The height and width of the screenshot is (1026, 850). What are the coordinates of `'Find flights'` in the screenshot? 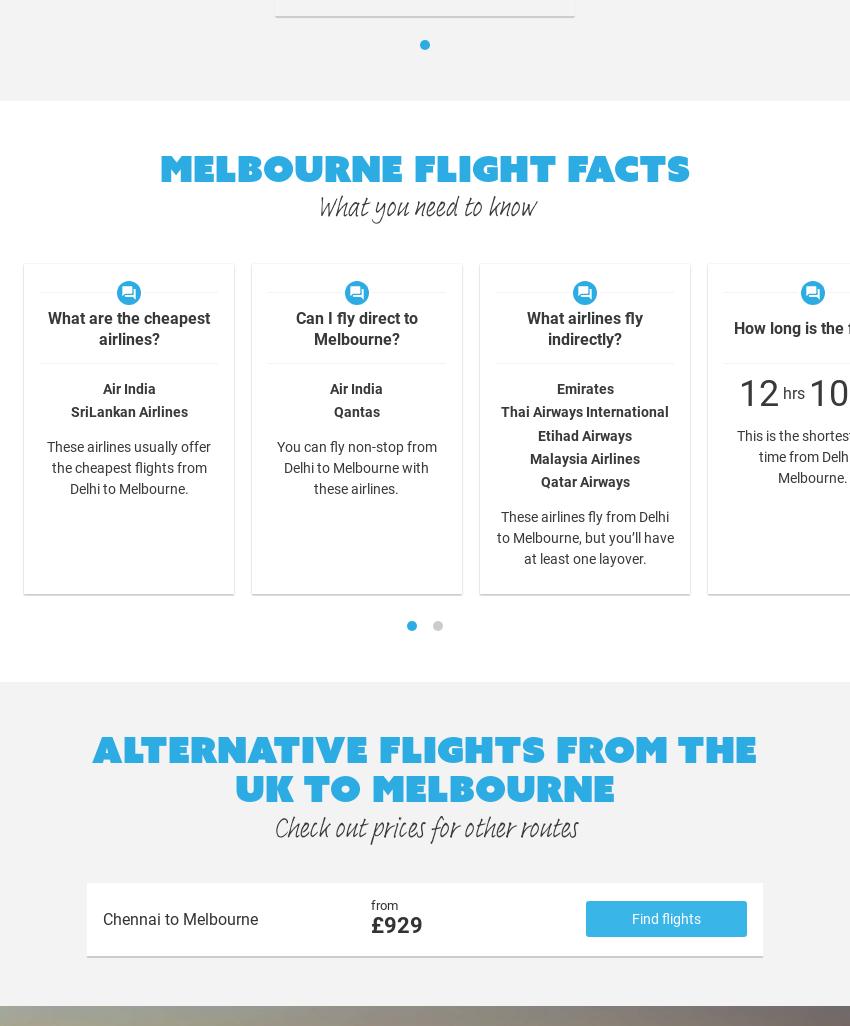 It's located at (666, 917).